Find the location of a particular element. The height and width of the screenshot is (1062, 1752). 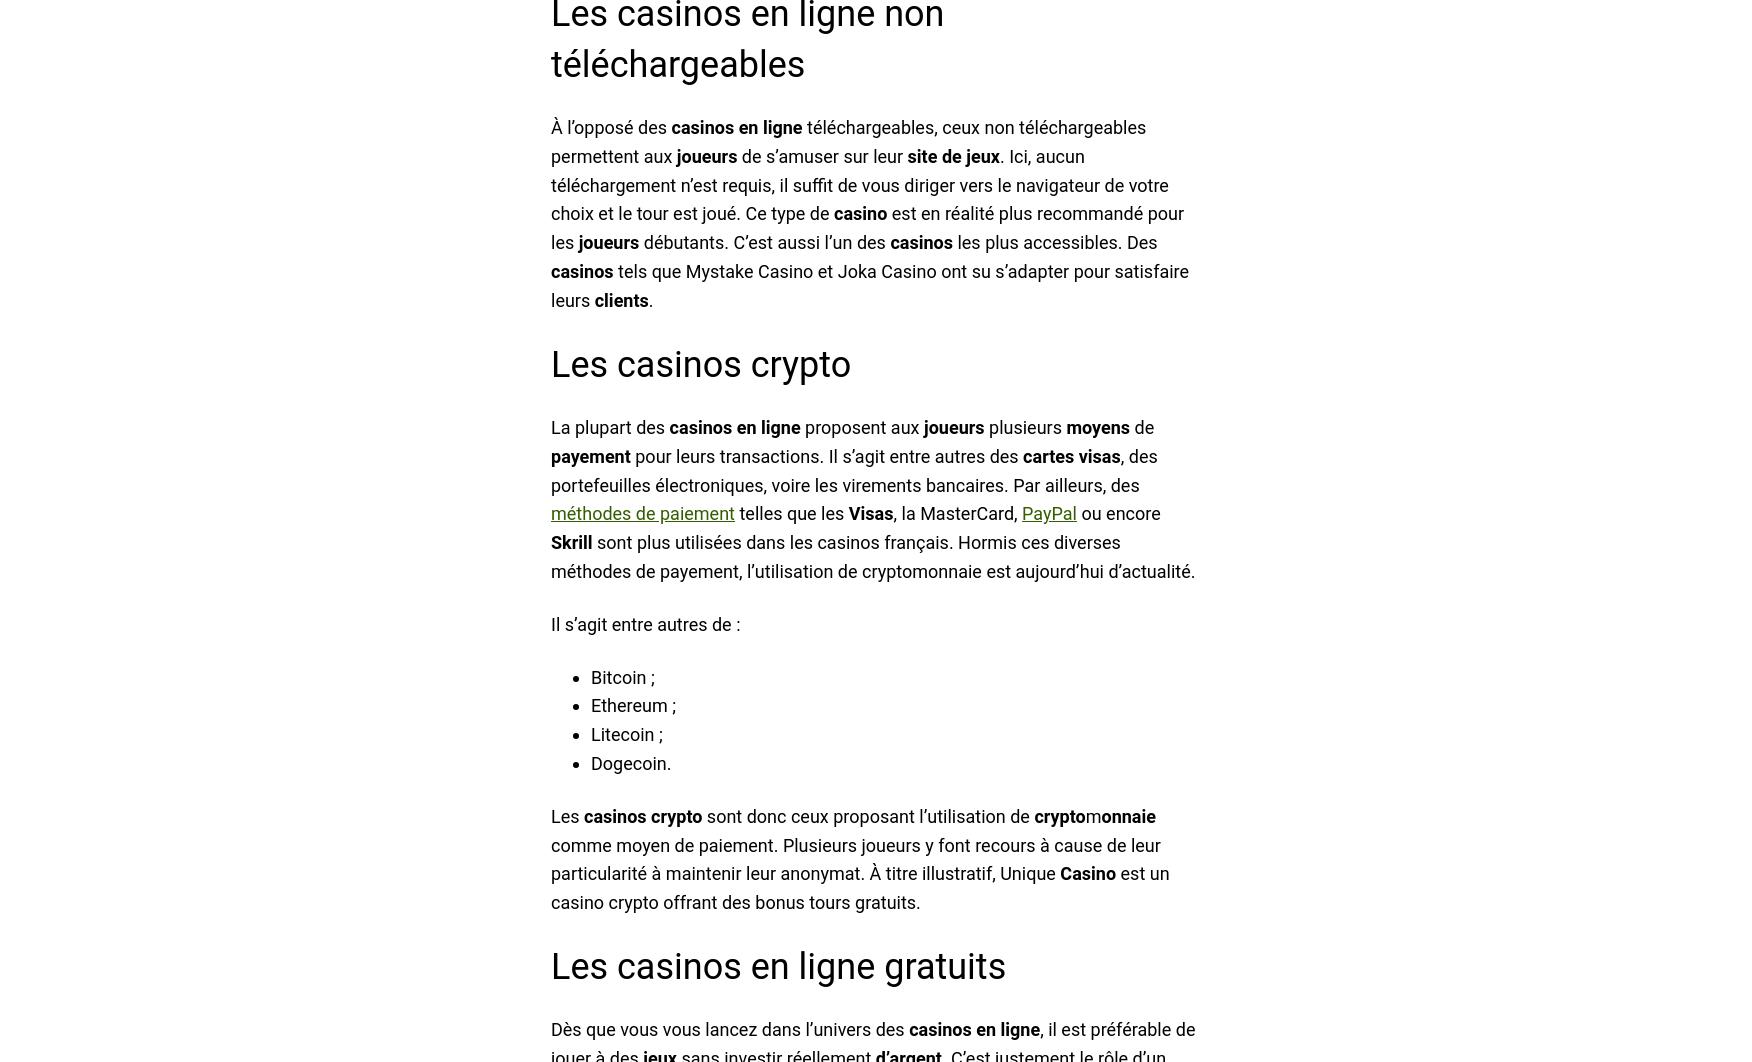

'site' is located at coordinates (922, 155).